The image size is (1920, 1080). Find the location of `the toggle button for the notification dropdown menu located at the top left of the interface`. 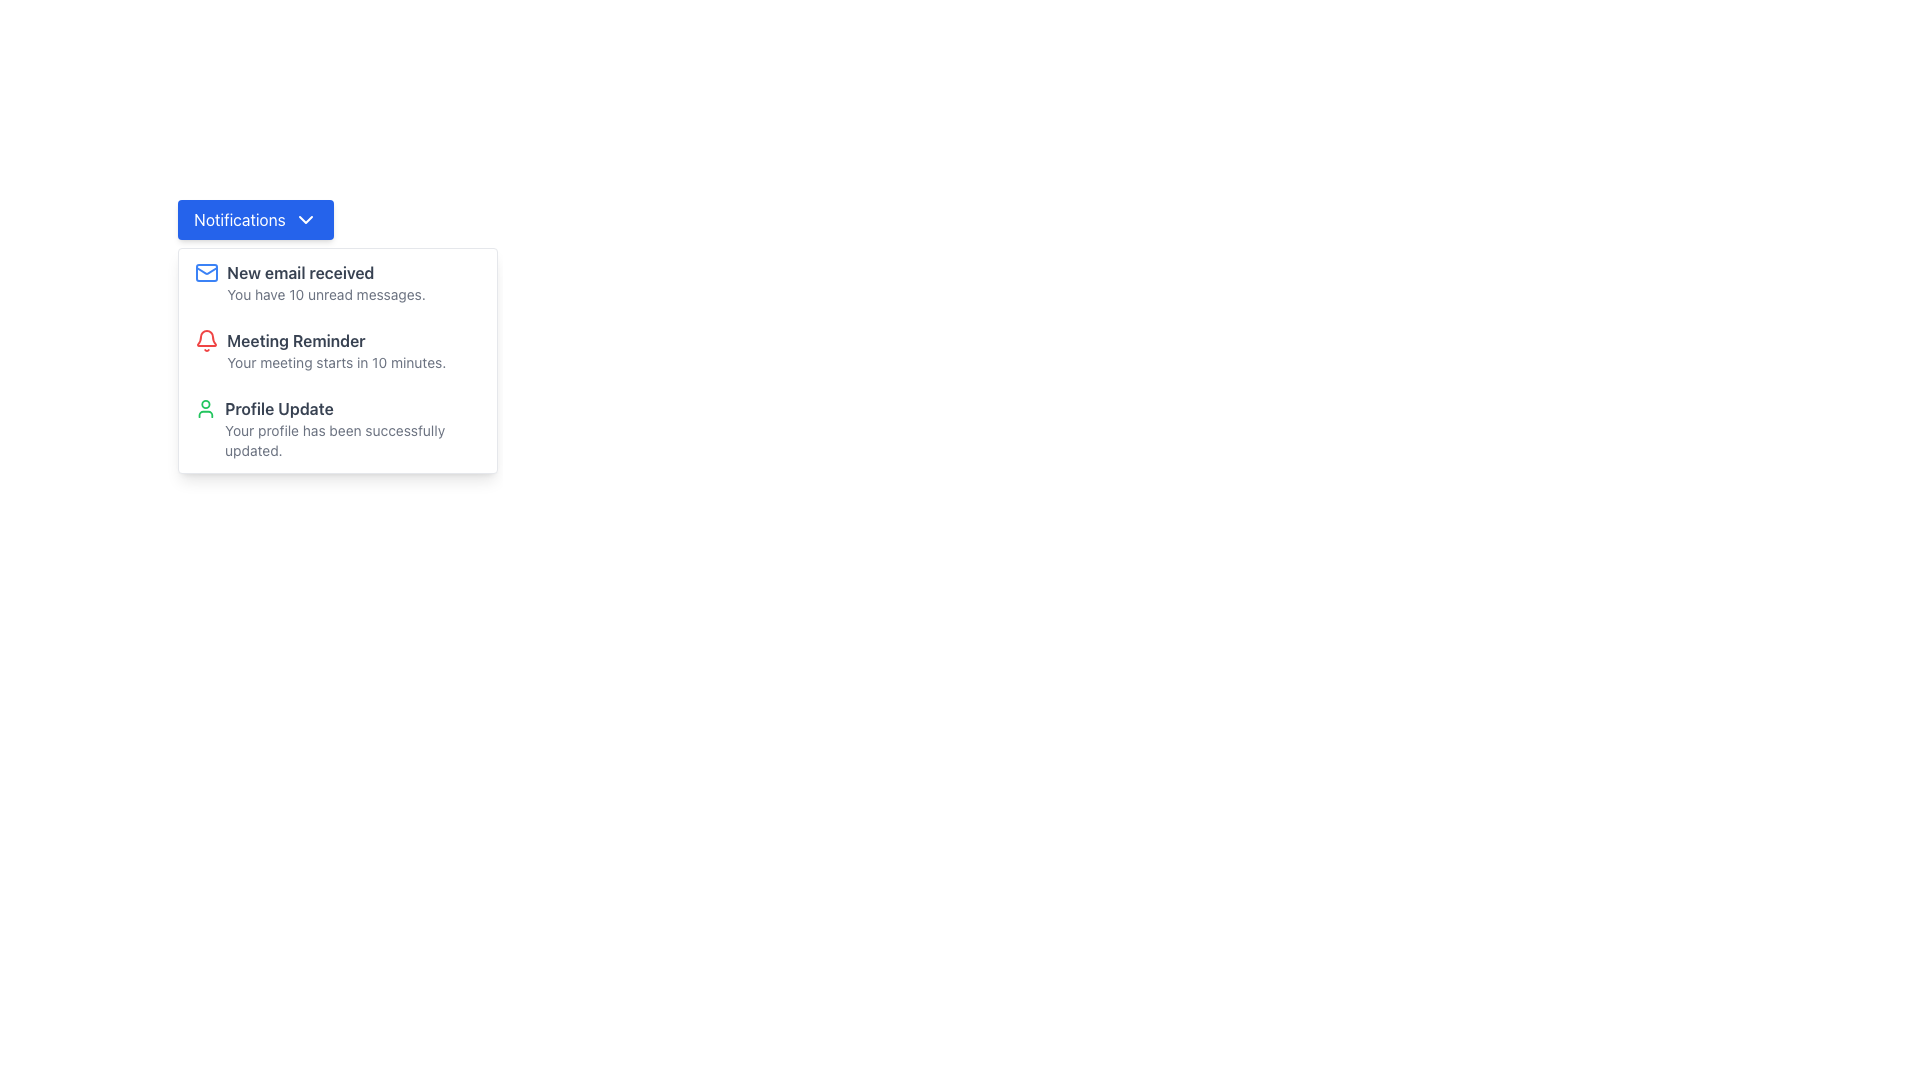

the toggle button for the notification dropdown menu located at the top left of the interface is located at coordinates (254, 219).